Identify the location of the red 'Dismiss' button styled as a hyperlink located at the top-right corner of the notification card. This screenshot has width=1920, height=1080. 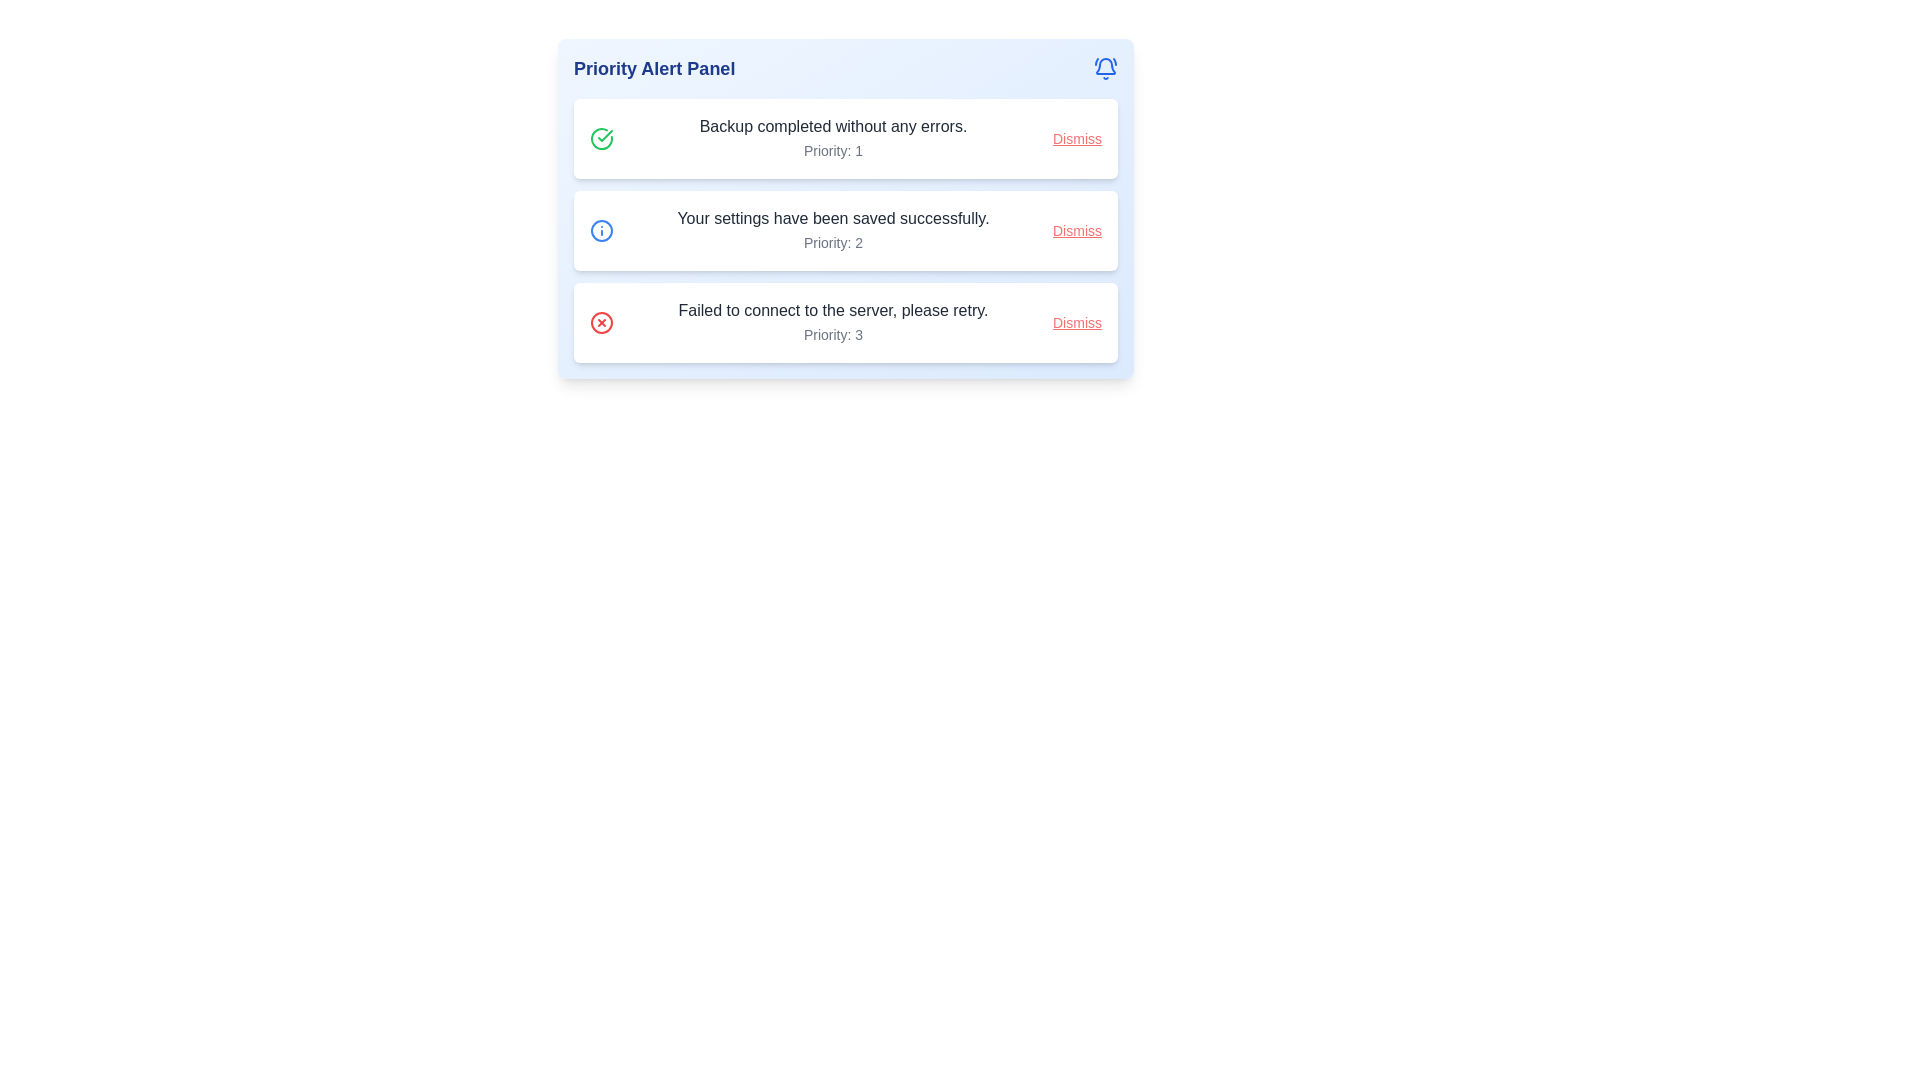
(1076, 137).